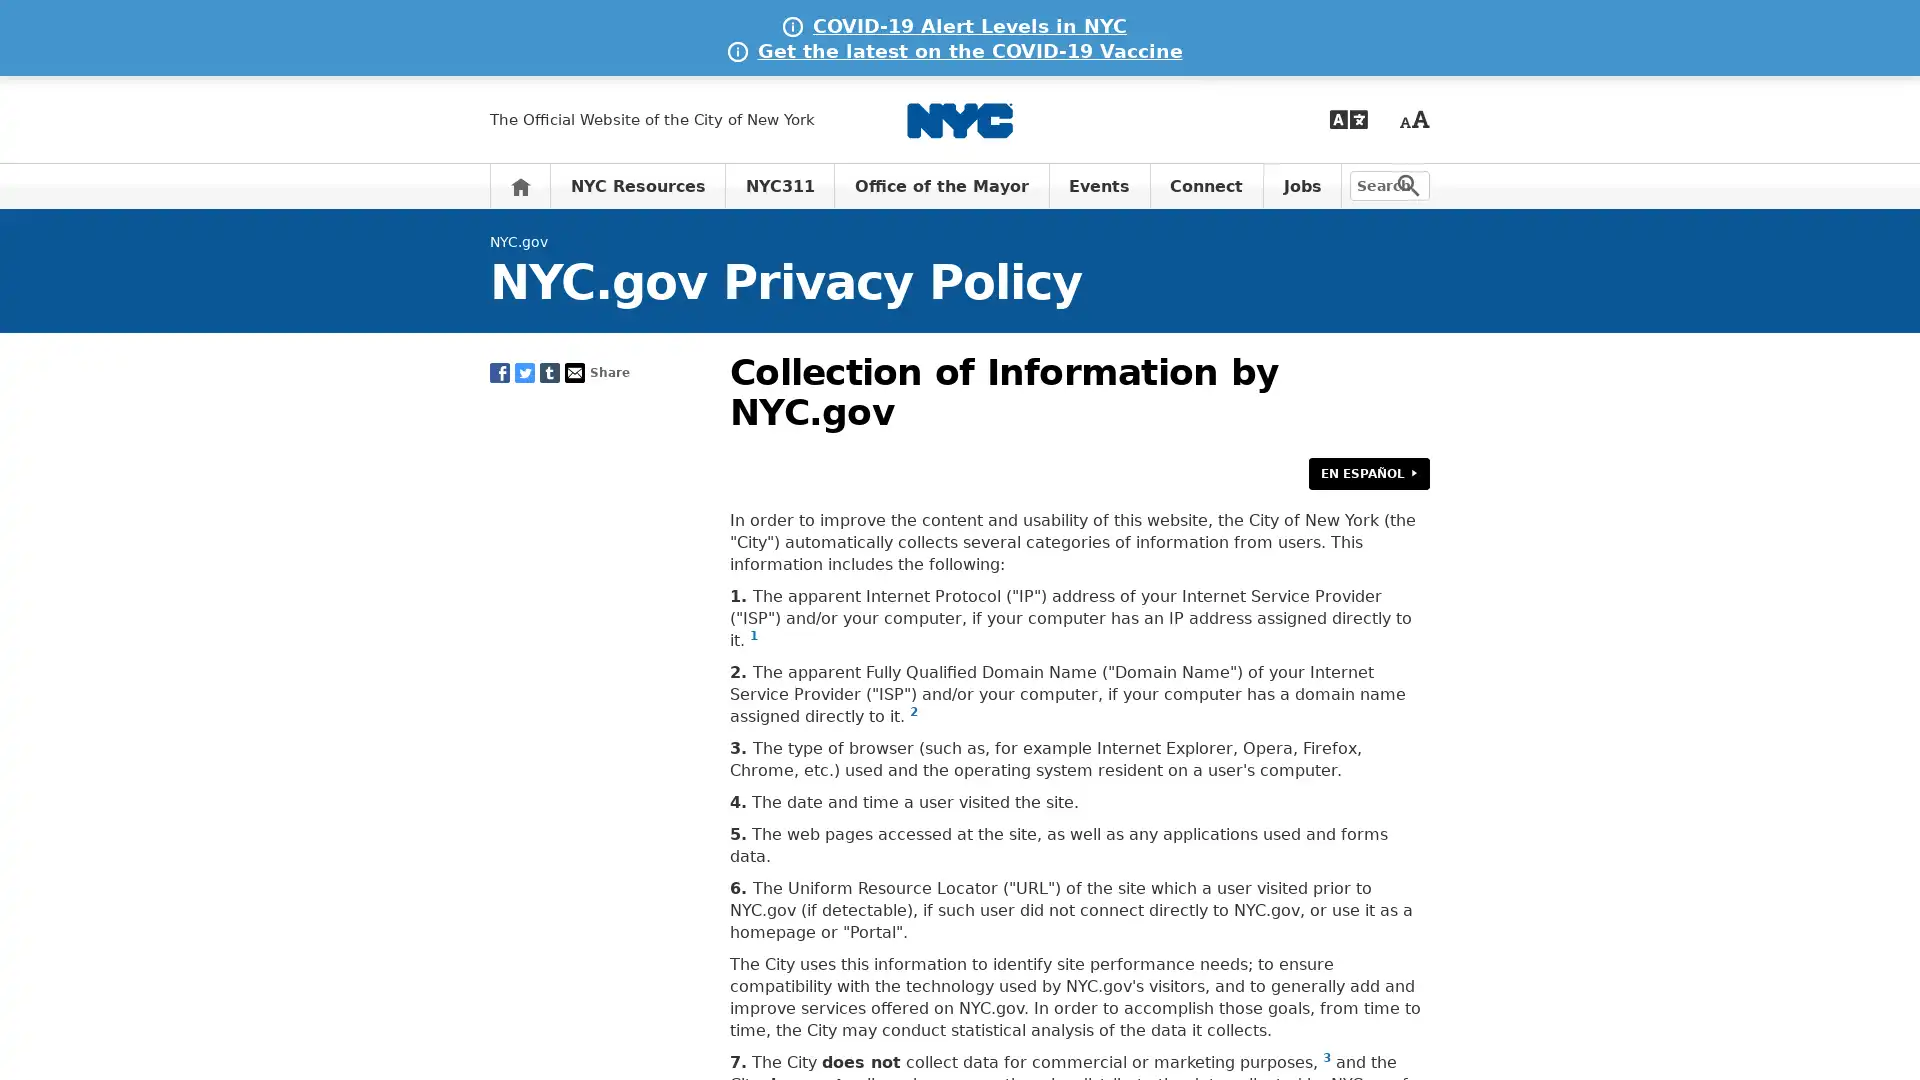 This screenshot has height=1080, width=1920. Describe the element at coordinates (1348, 119) in the screenshot. I see `Toggle Language Translation` at that location.